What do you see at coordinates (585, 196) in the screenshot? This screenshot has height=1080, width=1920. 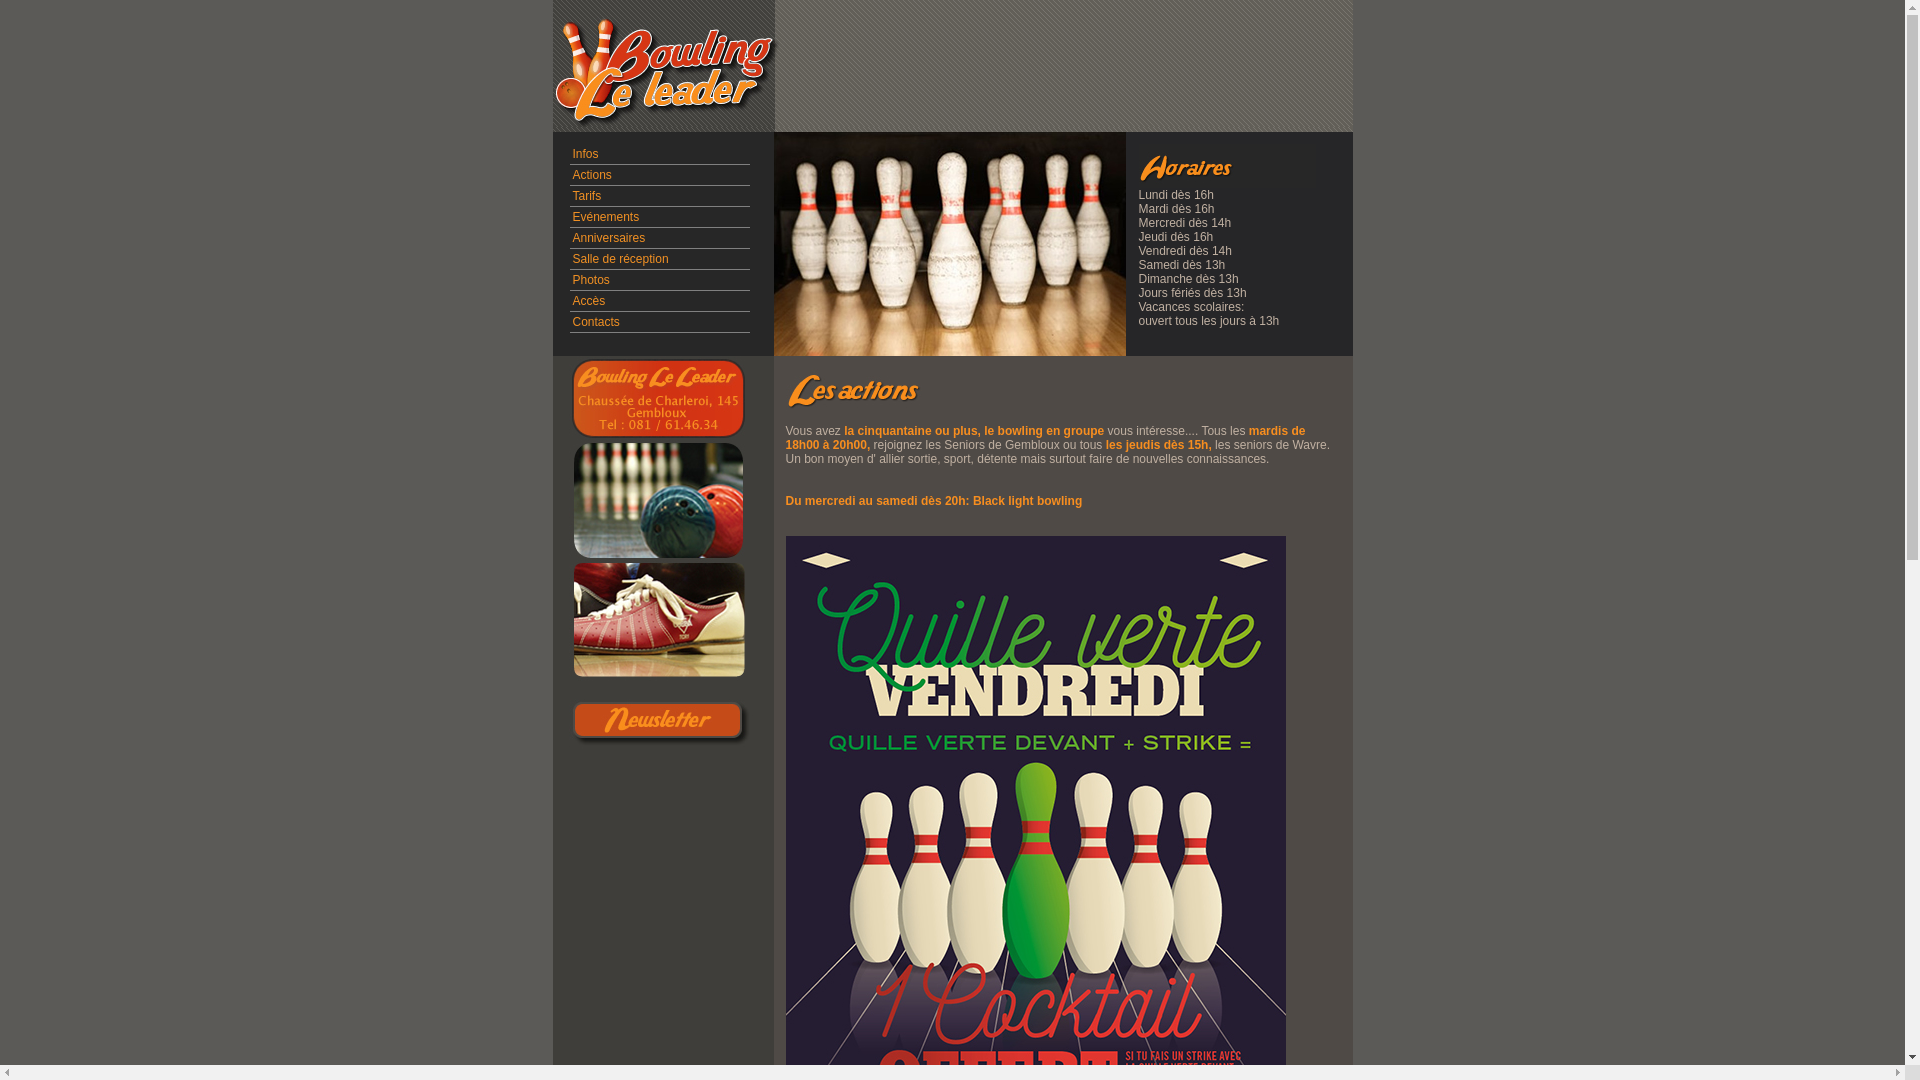 I see `'Tarifs'` at bounding box center [585, 196].